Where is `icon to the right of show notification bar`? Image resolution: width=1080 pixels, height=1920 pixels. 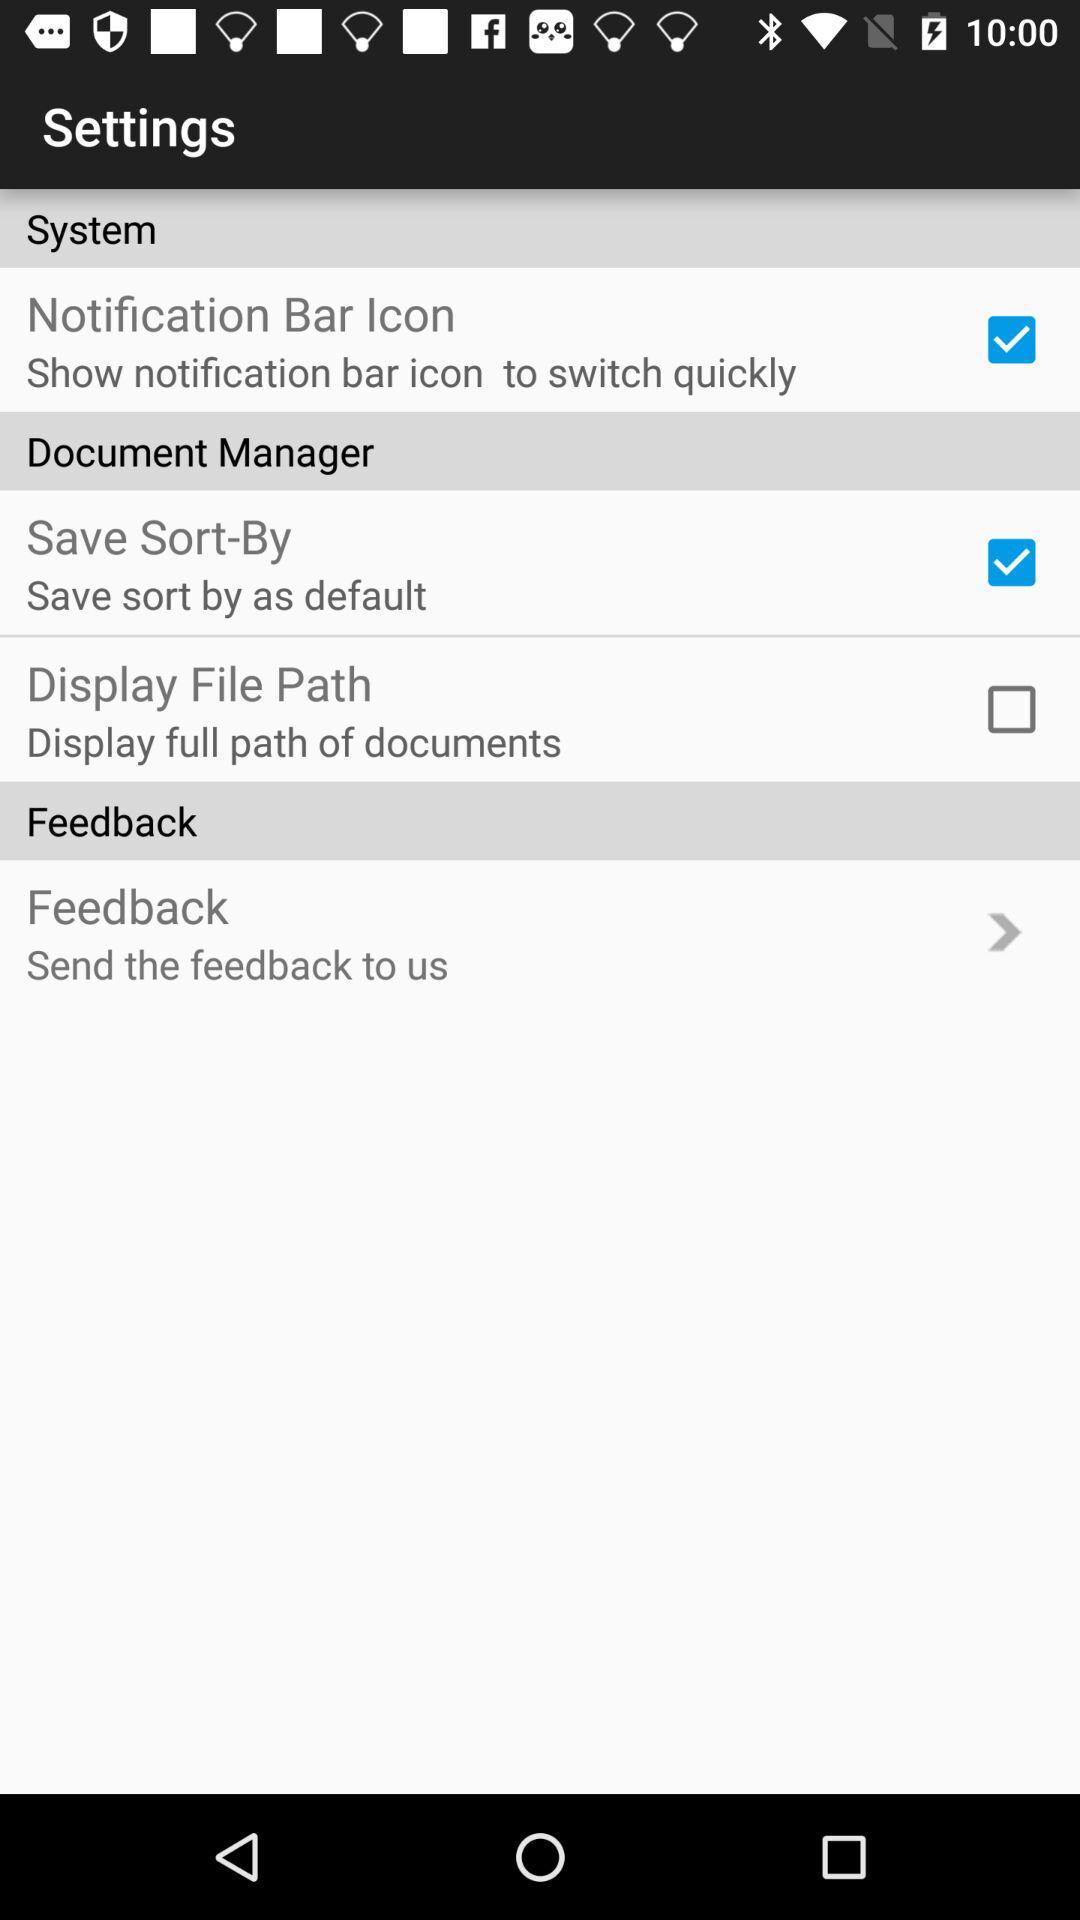 icon to the right of show notification bar is located at coordinates (1011, 339).